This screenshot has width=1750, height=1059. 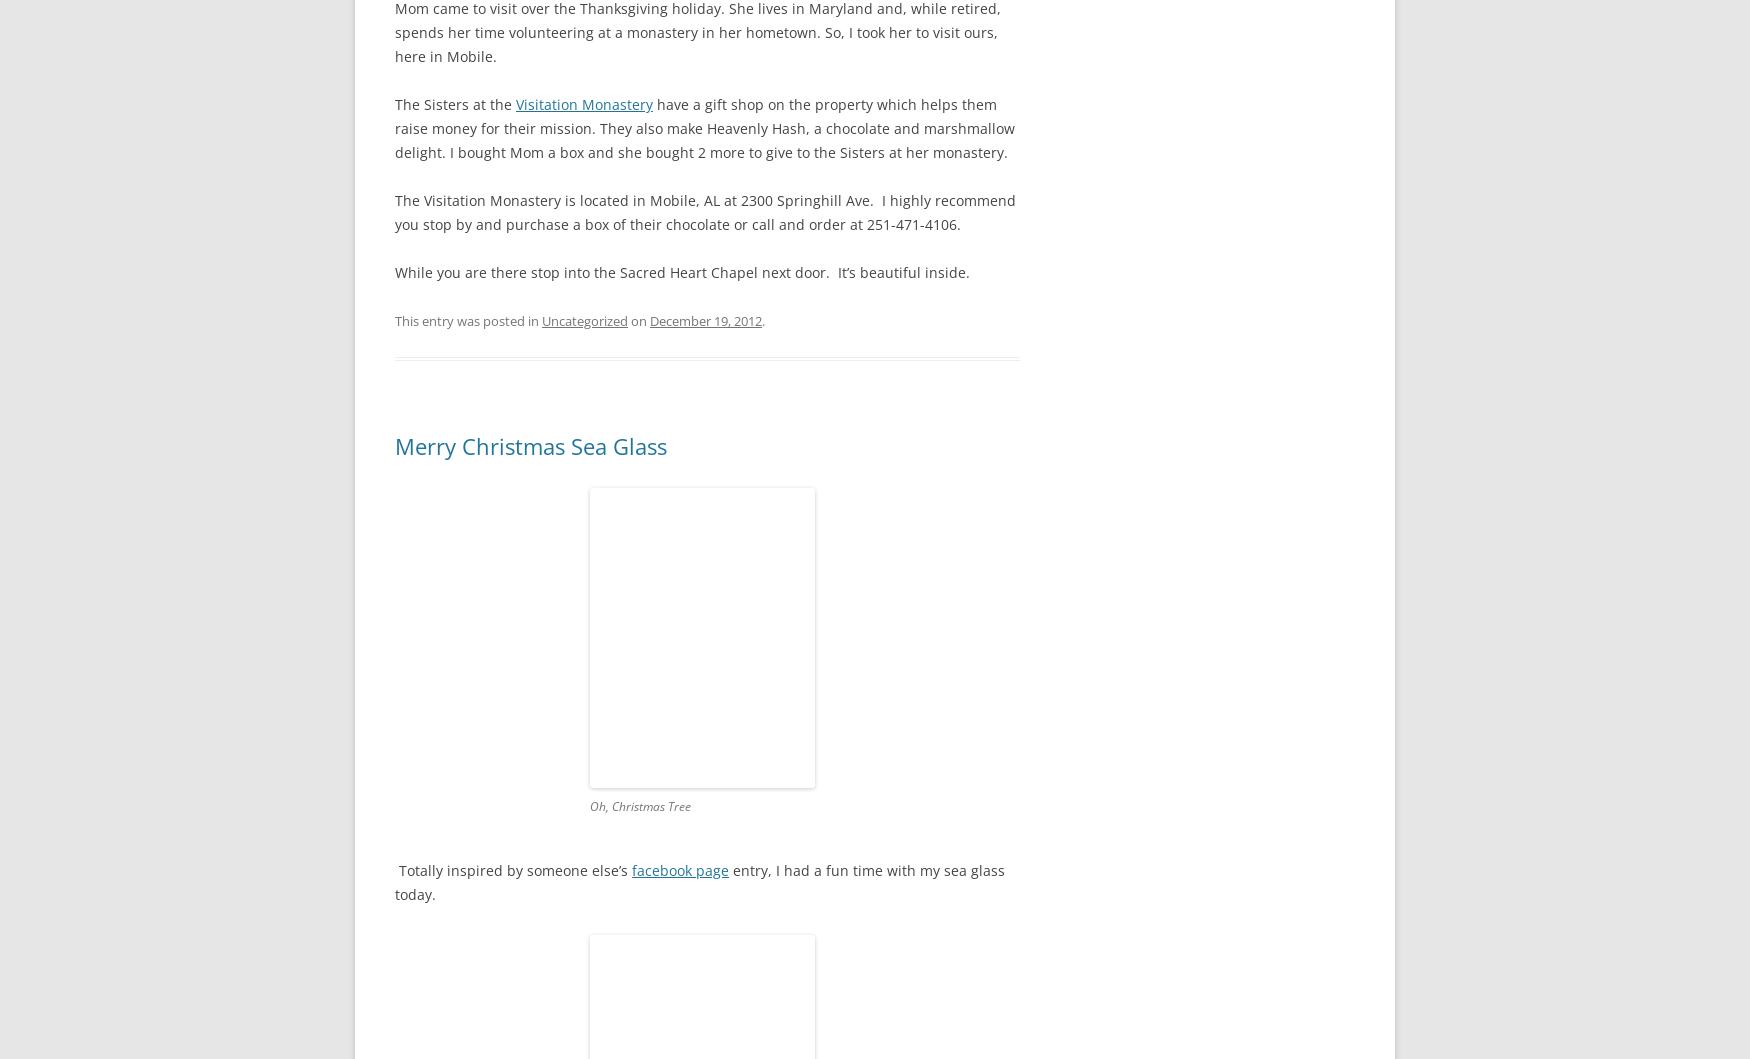 What do you see at coordinates (700, 881) in the screenshot?
I see `'entry, I had a fun time with my sea glass today.'` at bounding box center [700, 881].